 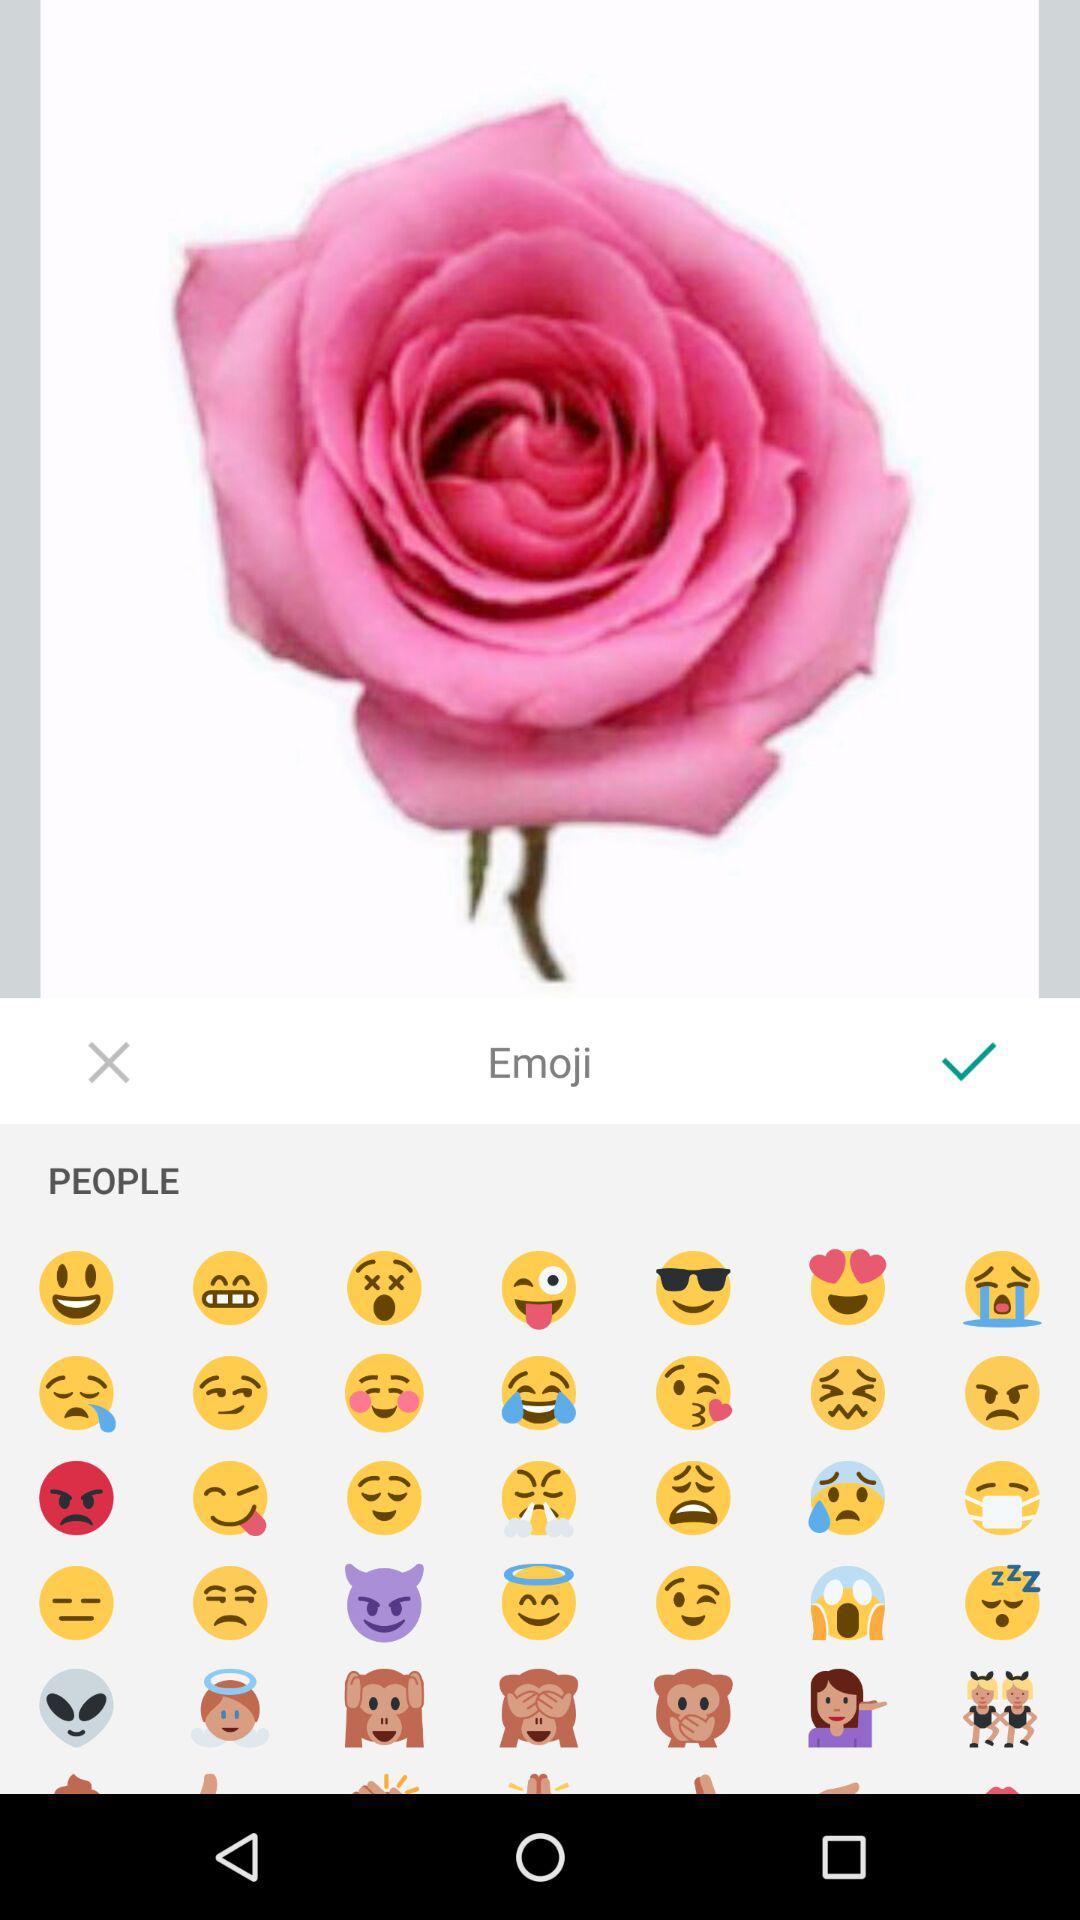 What do you see at coordinates (692, 1392) in the screenshot?
I see `kissing with heart emoji` at bounding box center [692, 1392].